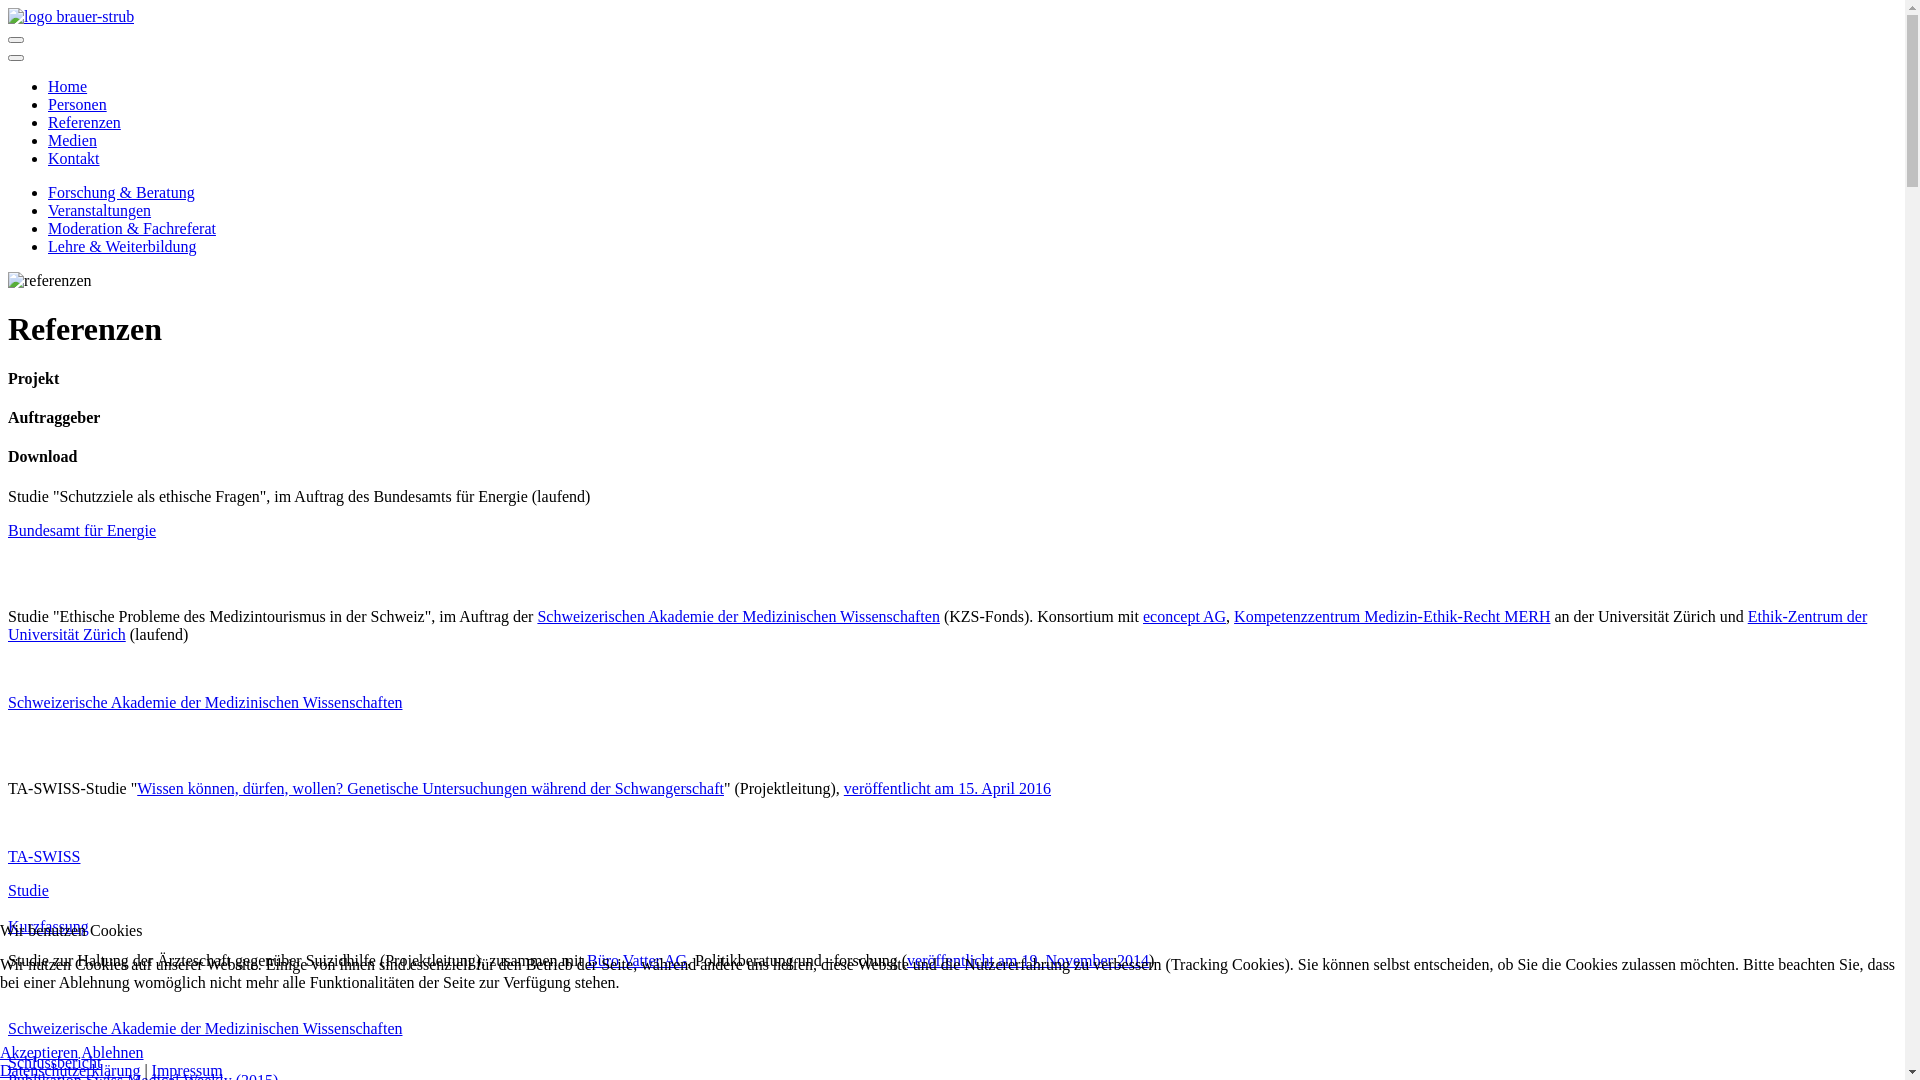 The width and height of the screenshot is (1920, 1080). Describe the element at coordinates (77, 104) in the screenshot. I see `'Personen'` at that location.